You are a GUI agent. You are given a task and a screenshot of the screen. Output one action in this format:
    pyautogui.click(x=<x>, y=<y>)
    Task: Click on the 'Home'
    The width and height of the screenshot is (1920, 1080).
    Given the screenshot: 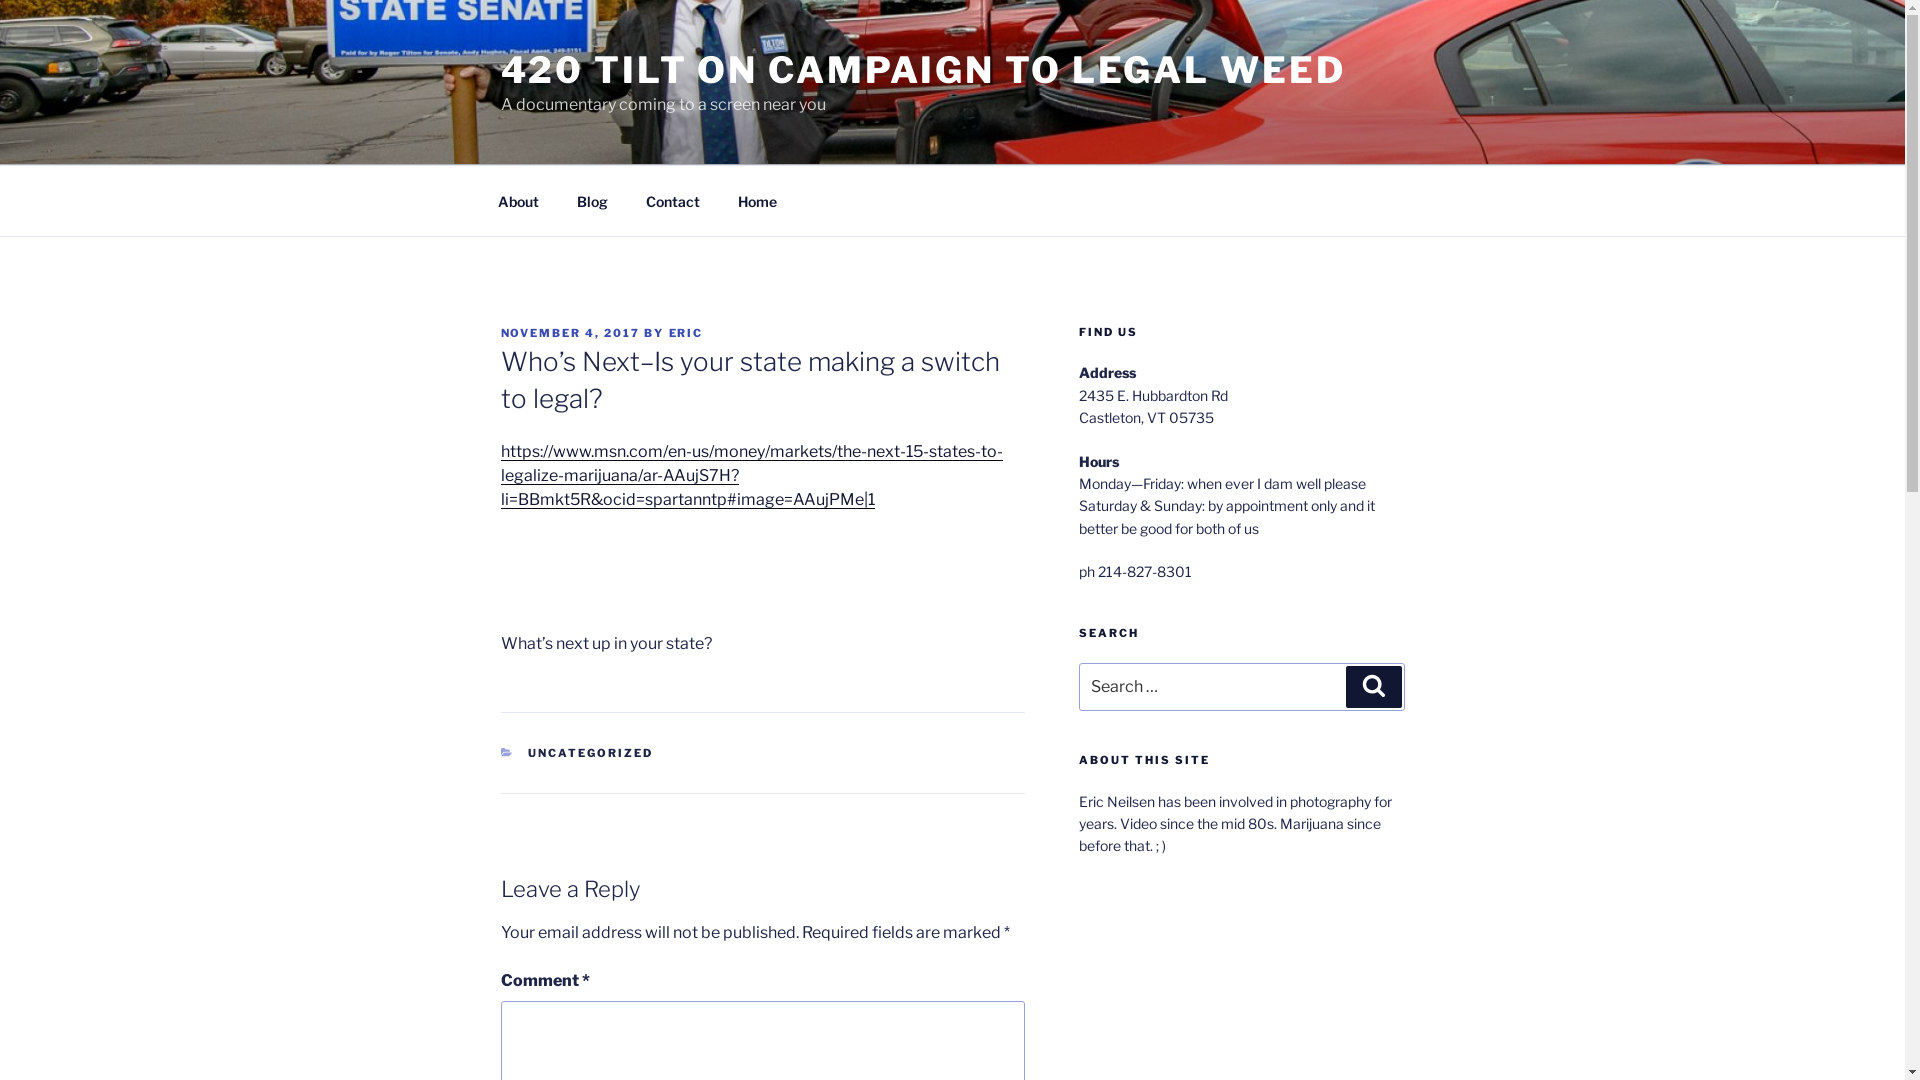 What is the action you would take?
    pyautogui.click(x=756, y=200)
    